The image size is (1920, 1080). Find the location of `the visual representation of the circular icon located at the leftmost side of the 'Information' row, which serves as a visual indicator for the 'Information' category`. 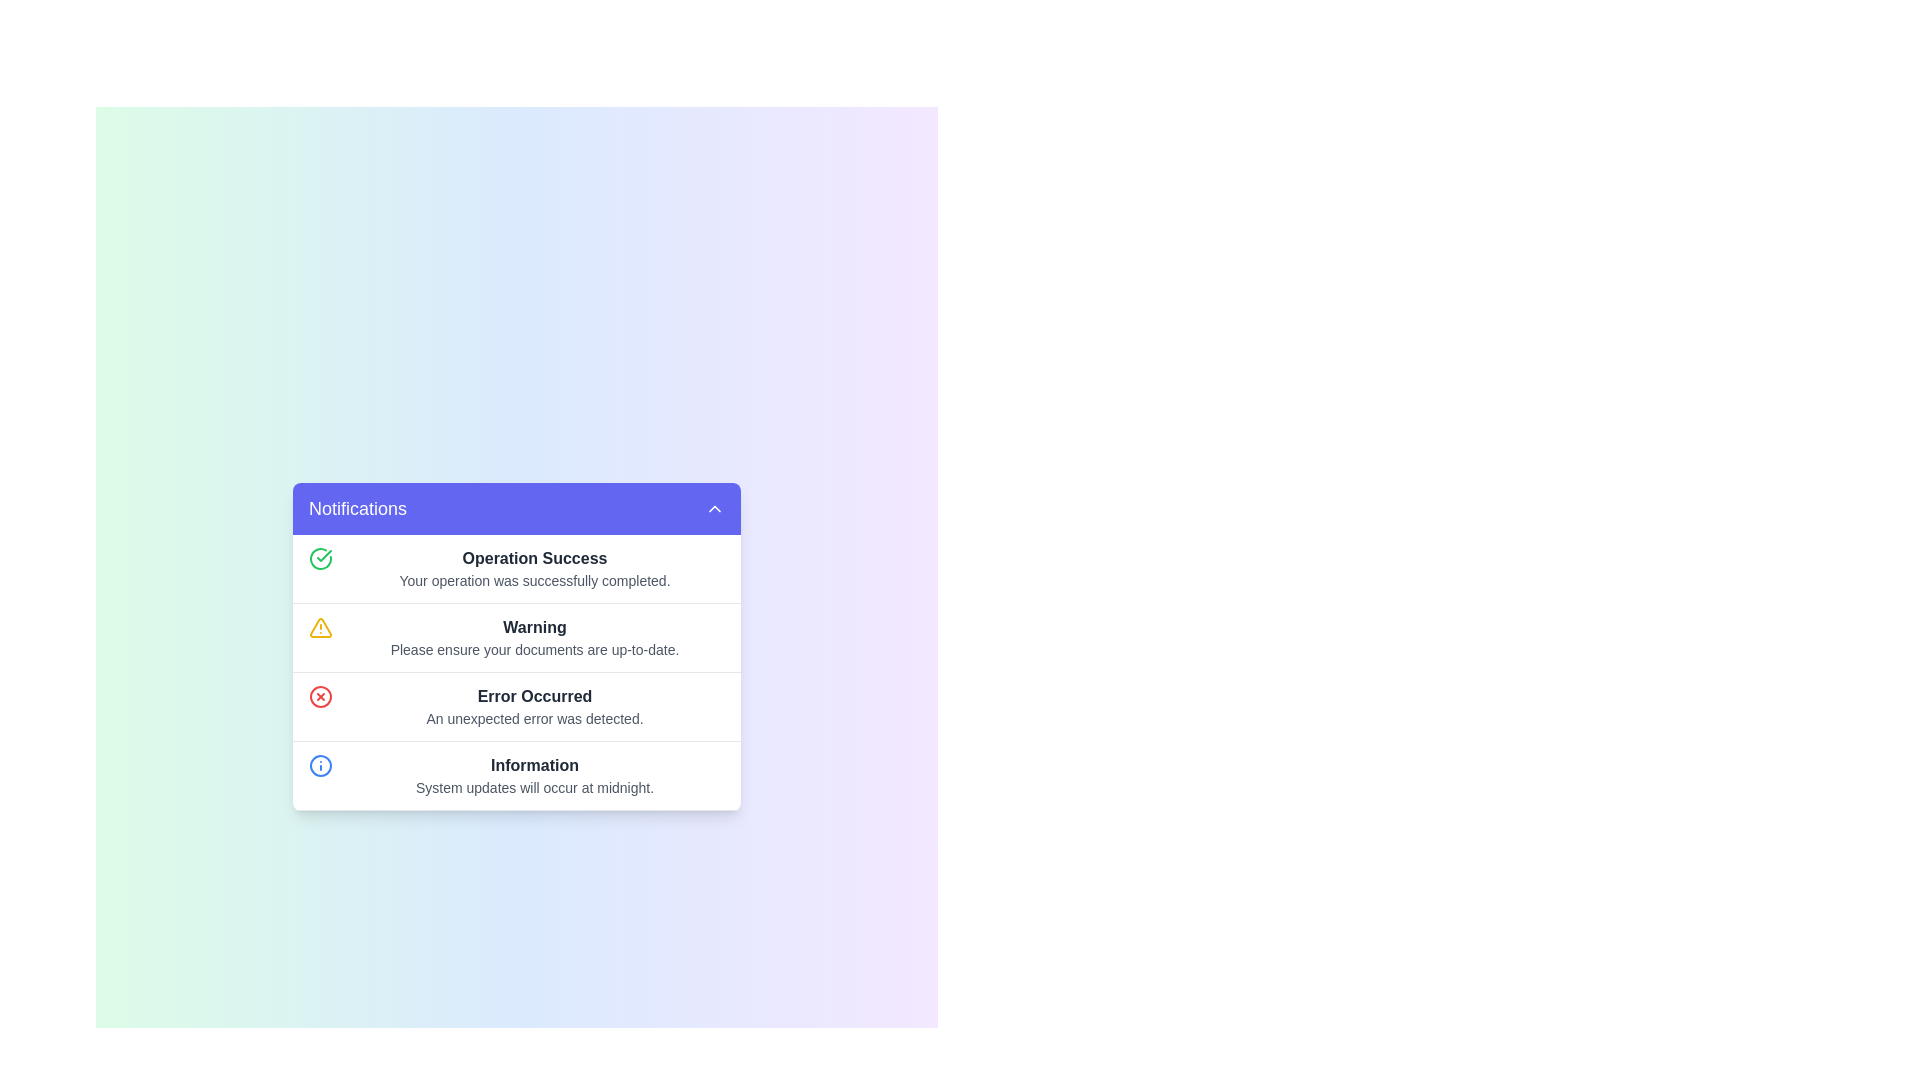

the visual representation of the circular icon located at the leftmost side of the 'Information' row, which serves as a visual indicator for the 'Information' category is located at coordinates (321, 765).